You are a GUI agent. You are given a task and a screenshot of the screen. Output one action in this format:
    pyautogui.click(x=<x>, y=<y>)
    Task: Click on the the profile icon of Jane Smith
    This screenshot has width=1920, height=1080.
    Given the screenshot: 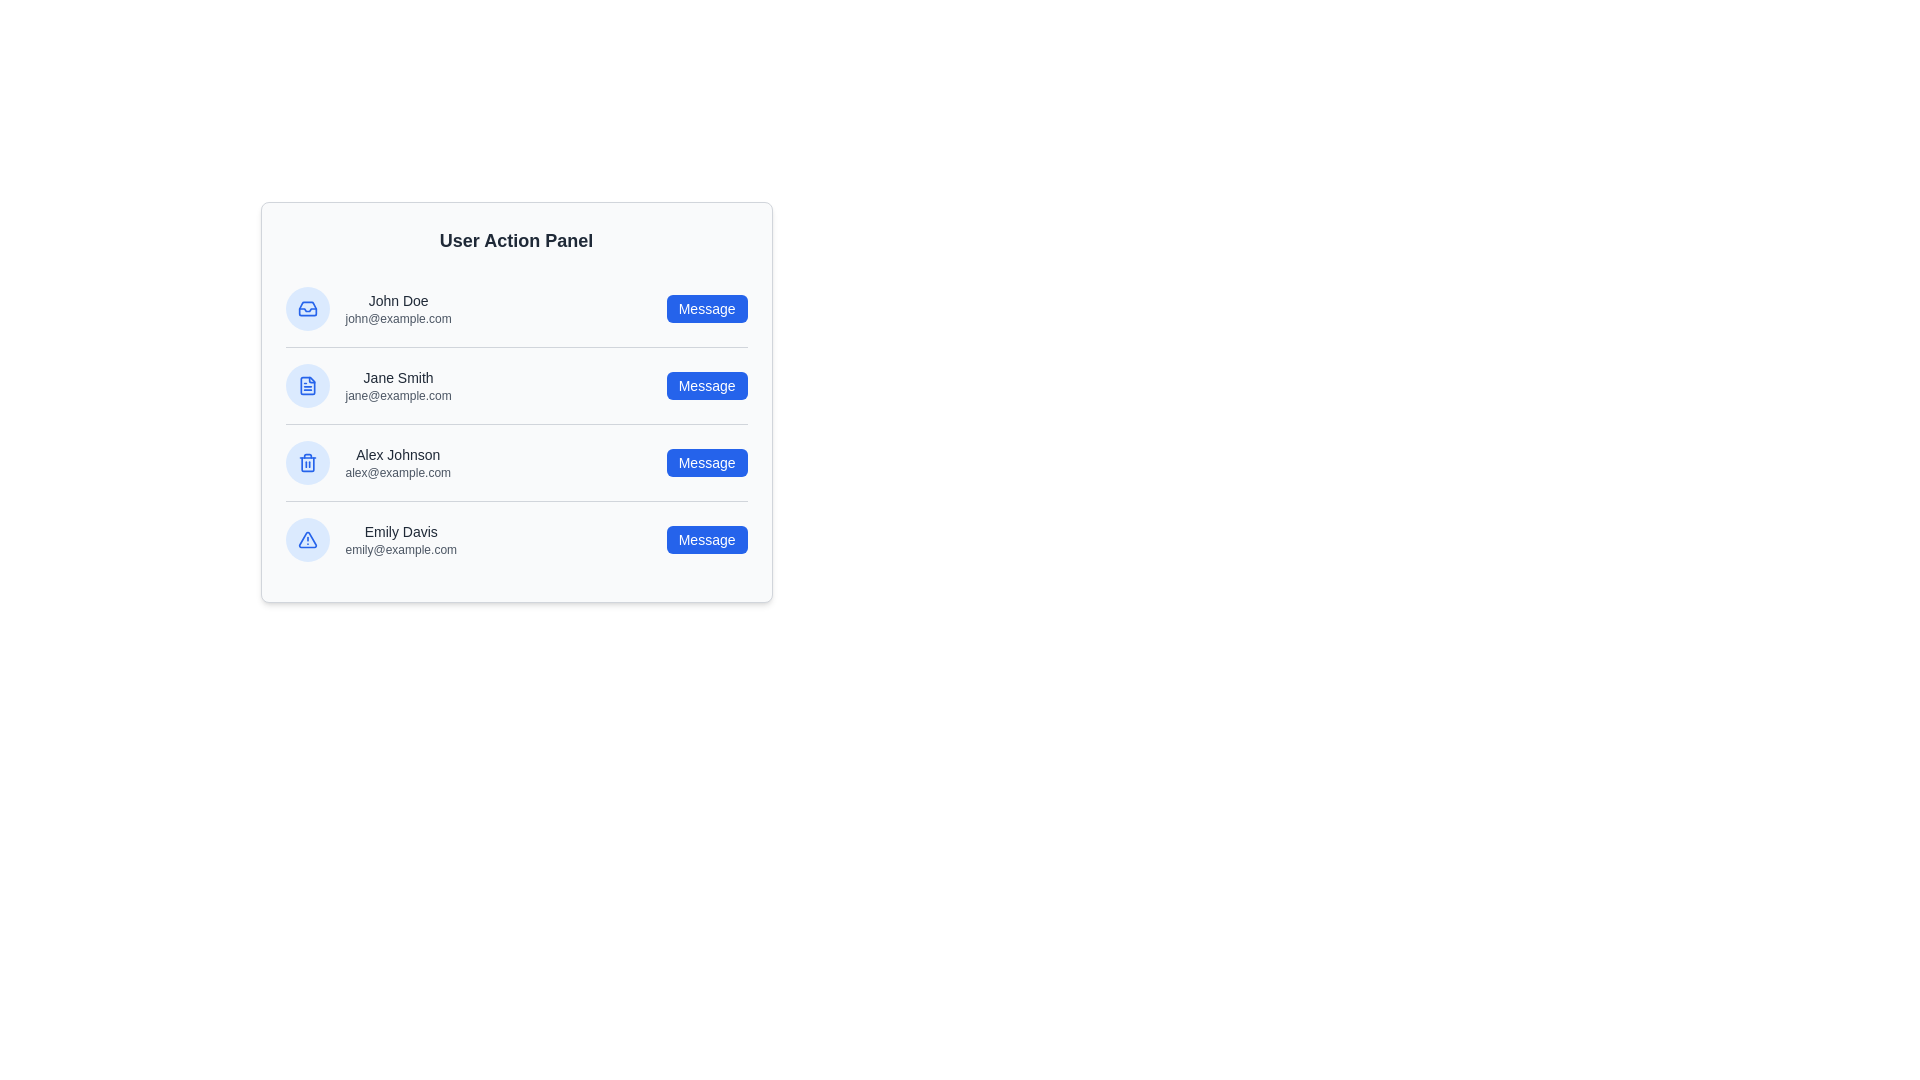 What is the action you would take?
    pyautogui.click(x=306, y=385)
    